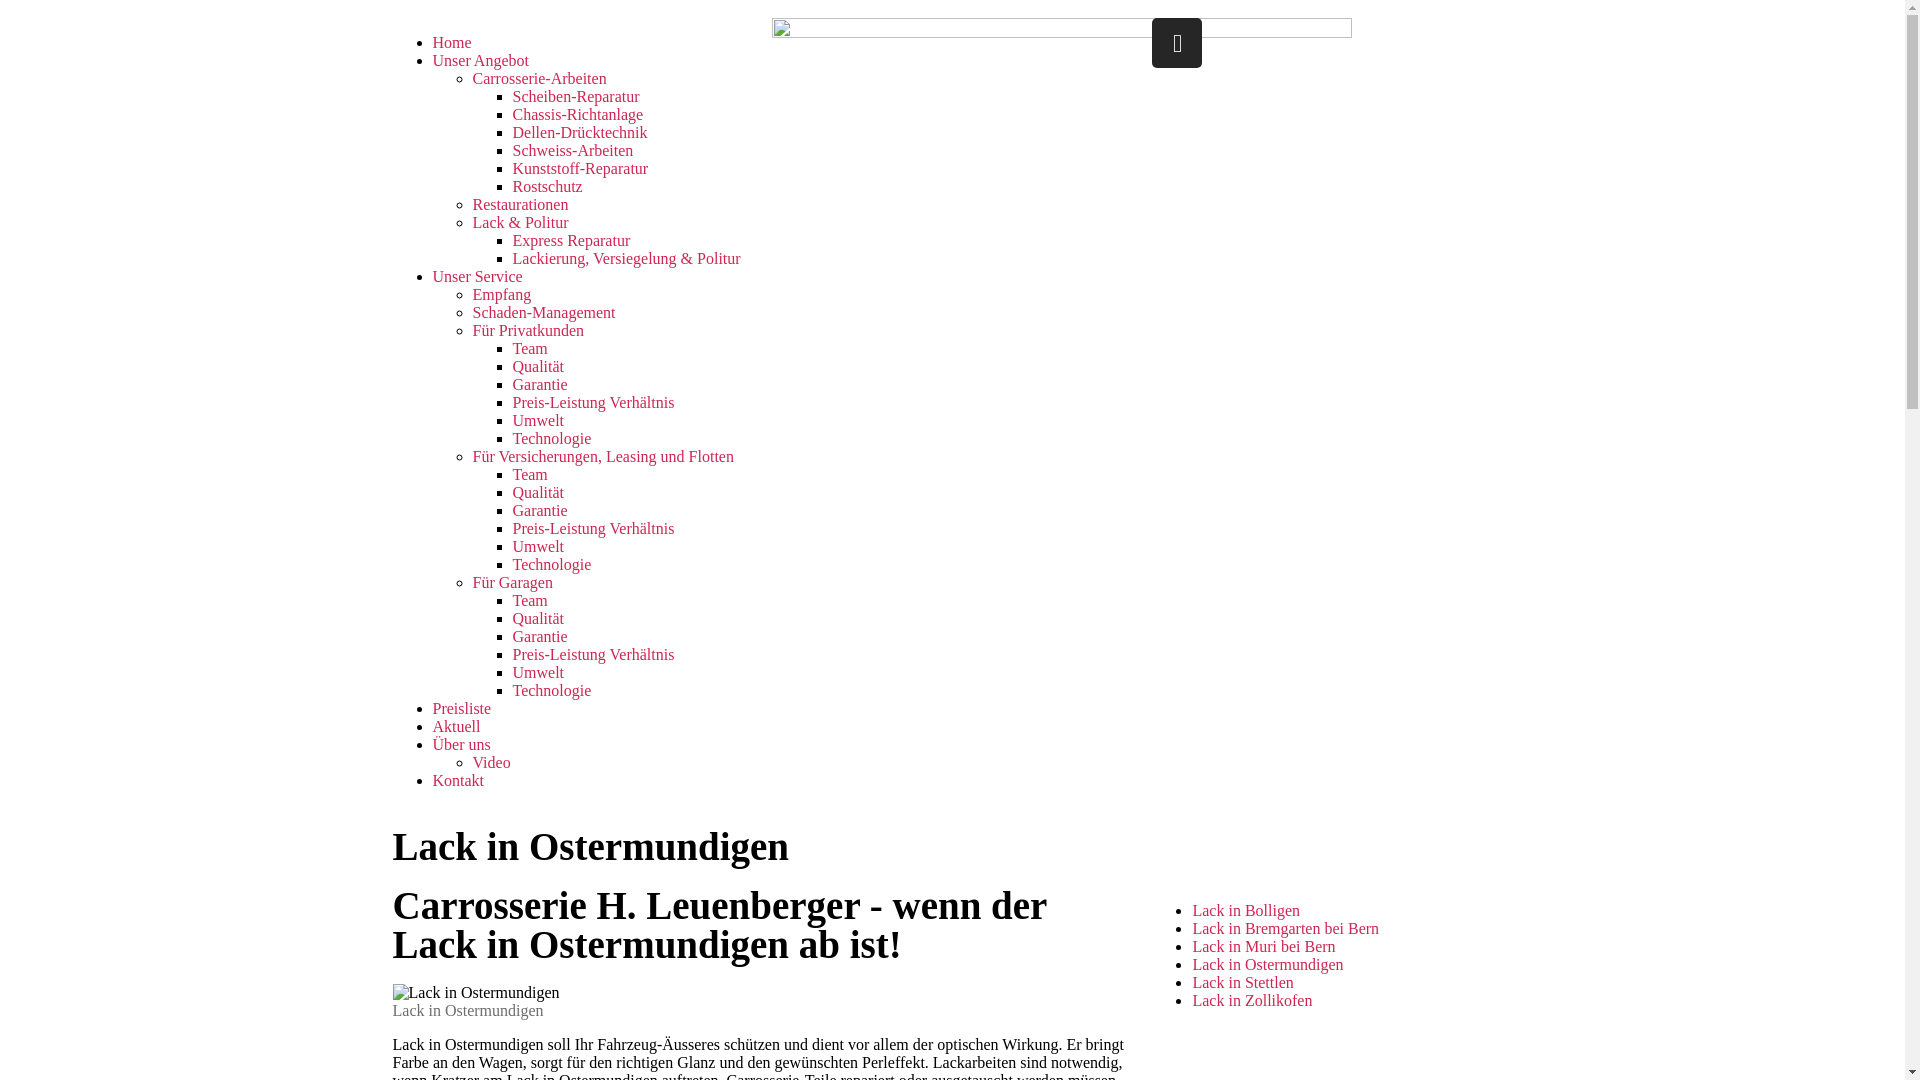 The width and height of the screenshot is (1920, 1080). Describe the element at coordinates (537, 672) in the screenshot. I see `'Umwelt'` at that location.